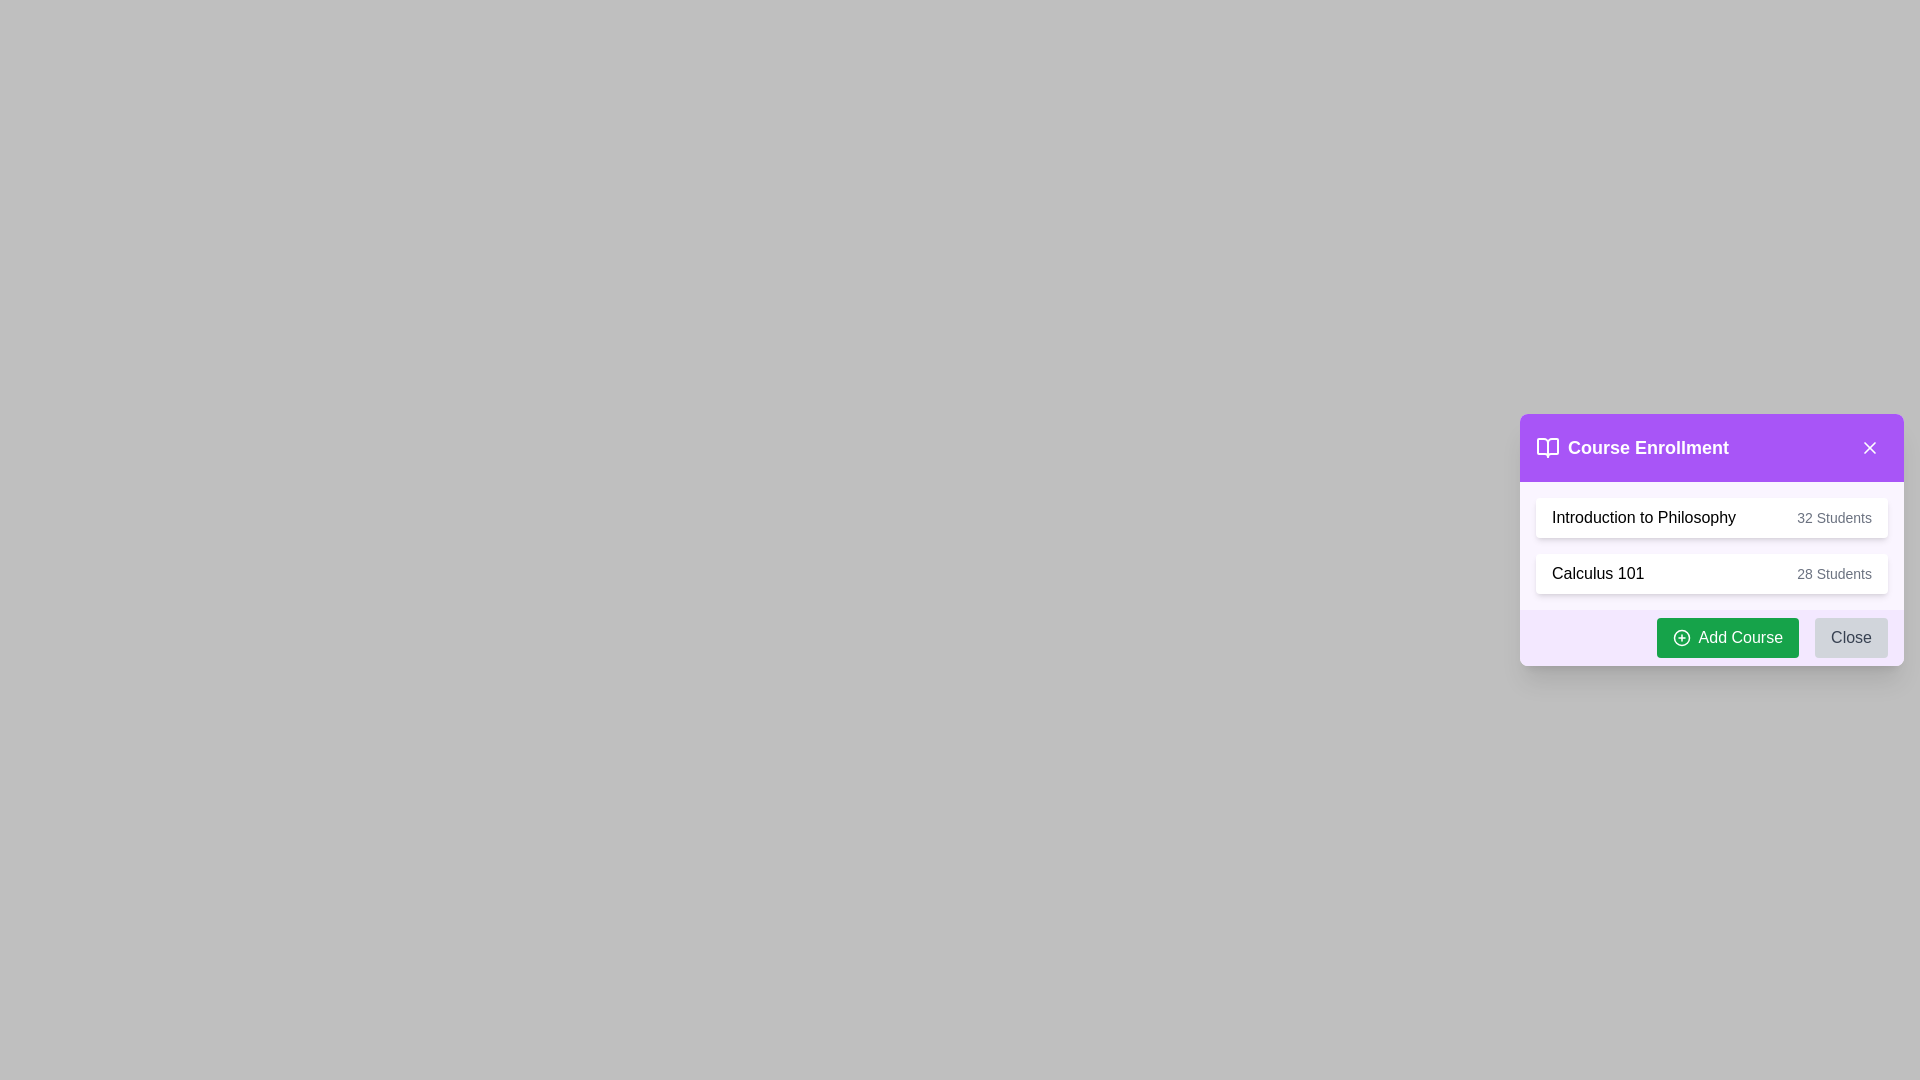 The width and height of the screenshot is (1920, 1080). What do you see at coordinates (1711, 516) in the screenshot?
I see `student count from the first Informational List Item labeled 'Introduction to Philosophy' in the 'Course Enrollment' panel` at bounding box center [1711, 516].